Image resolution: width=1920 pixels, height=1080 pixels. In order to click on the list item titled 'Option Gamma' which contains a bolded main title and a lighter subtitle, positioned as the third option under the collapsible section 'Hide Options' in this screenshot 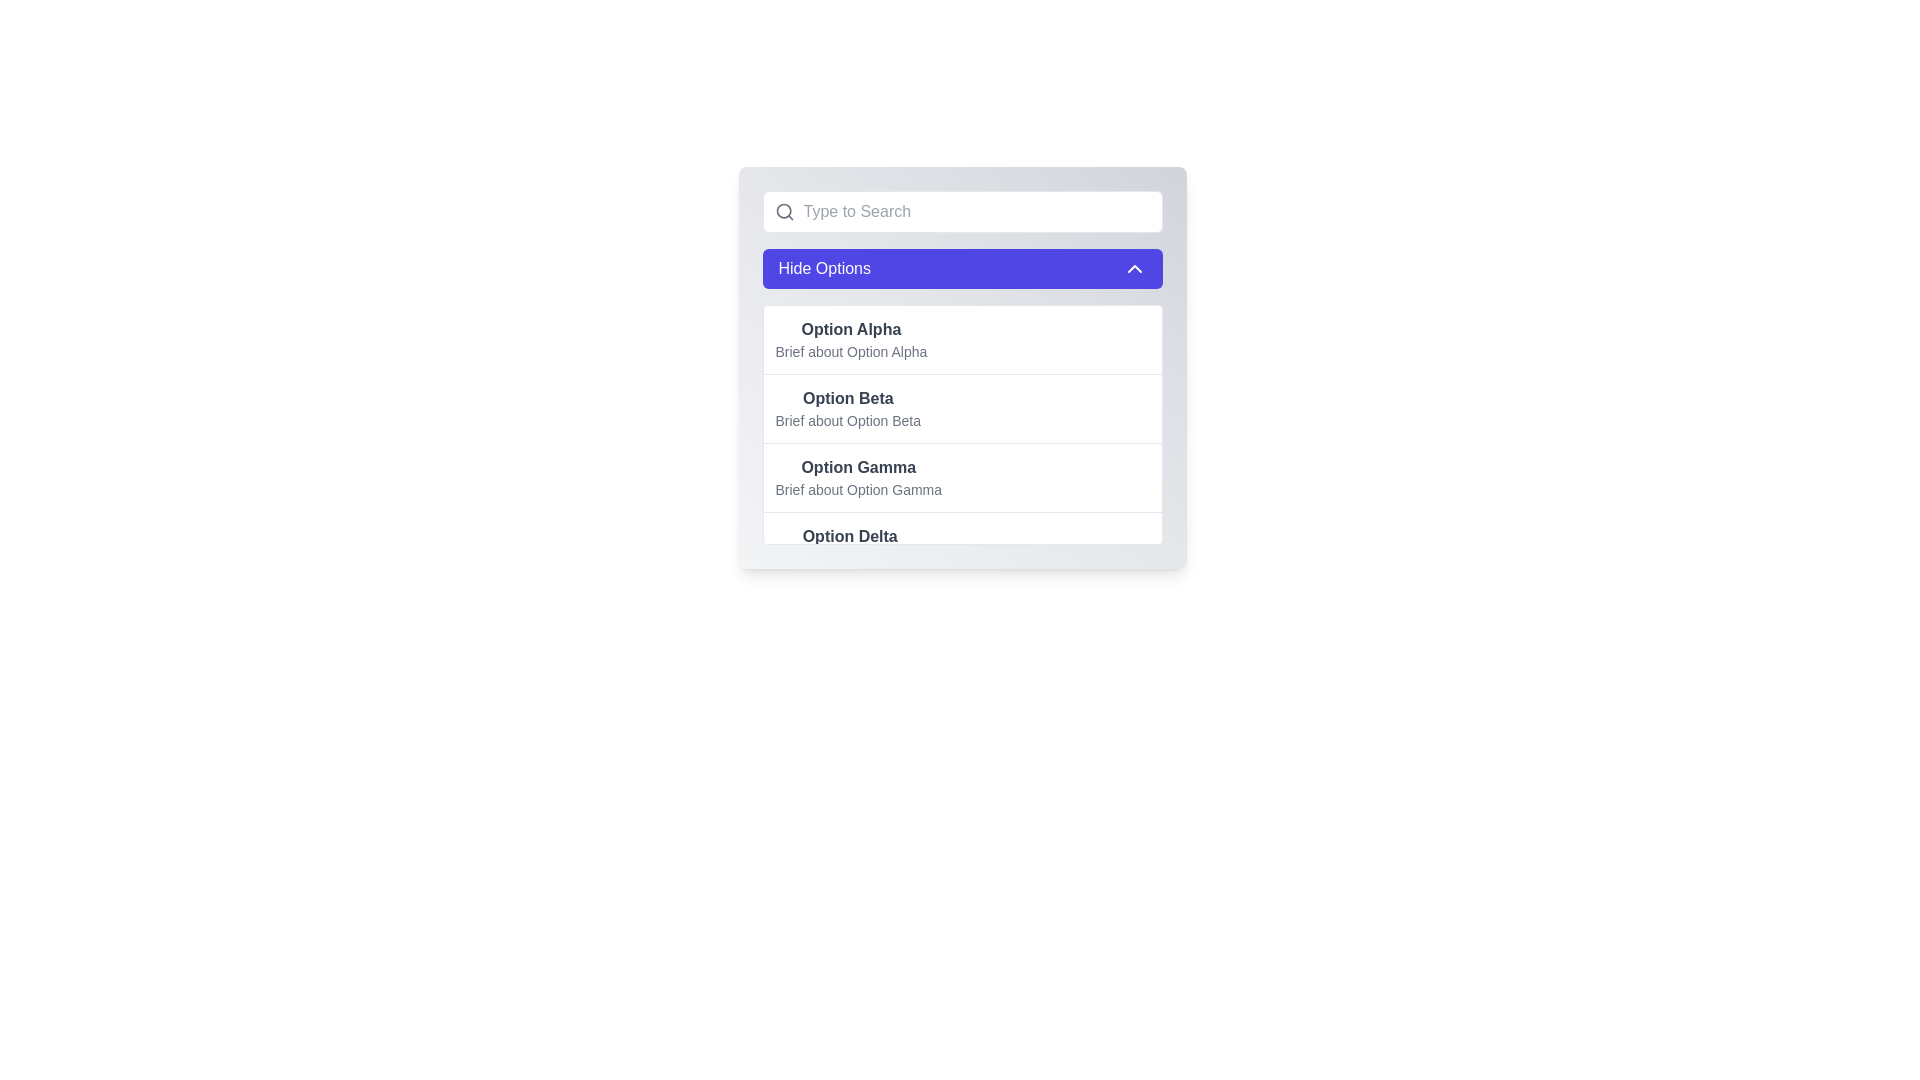, I will do `click(858, 478)`.